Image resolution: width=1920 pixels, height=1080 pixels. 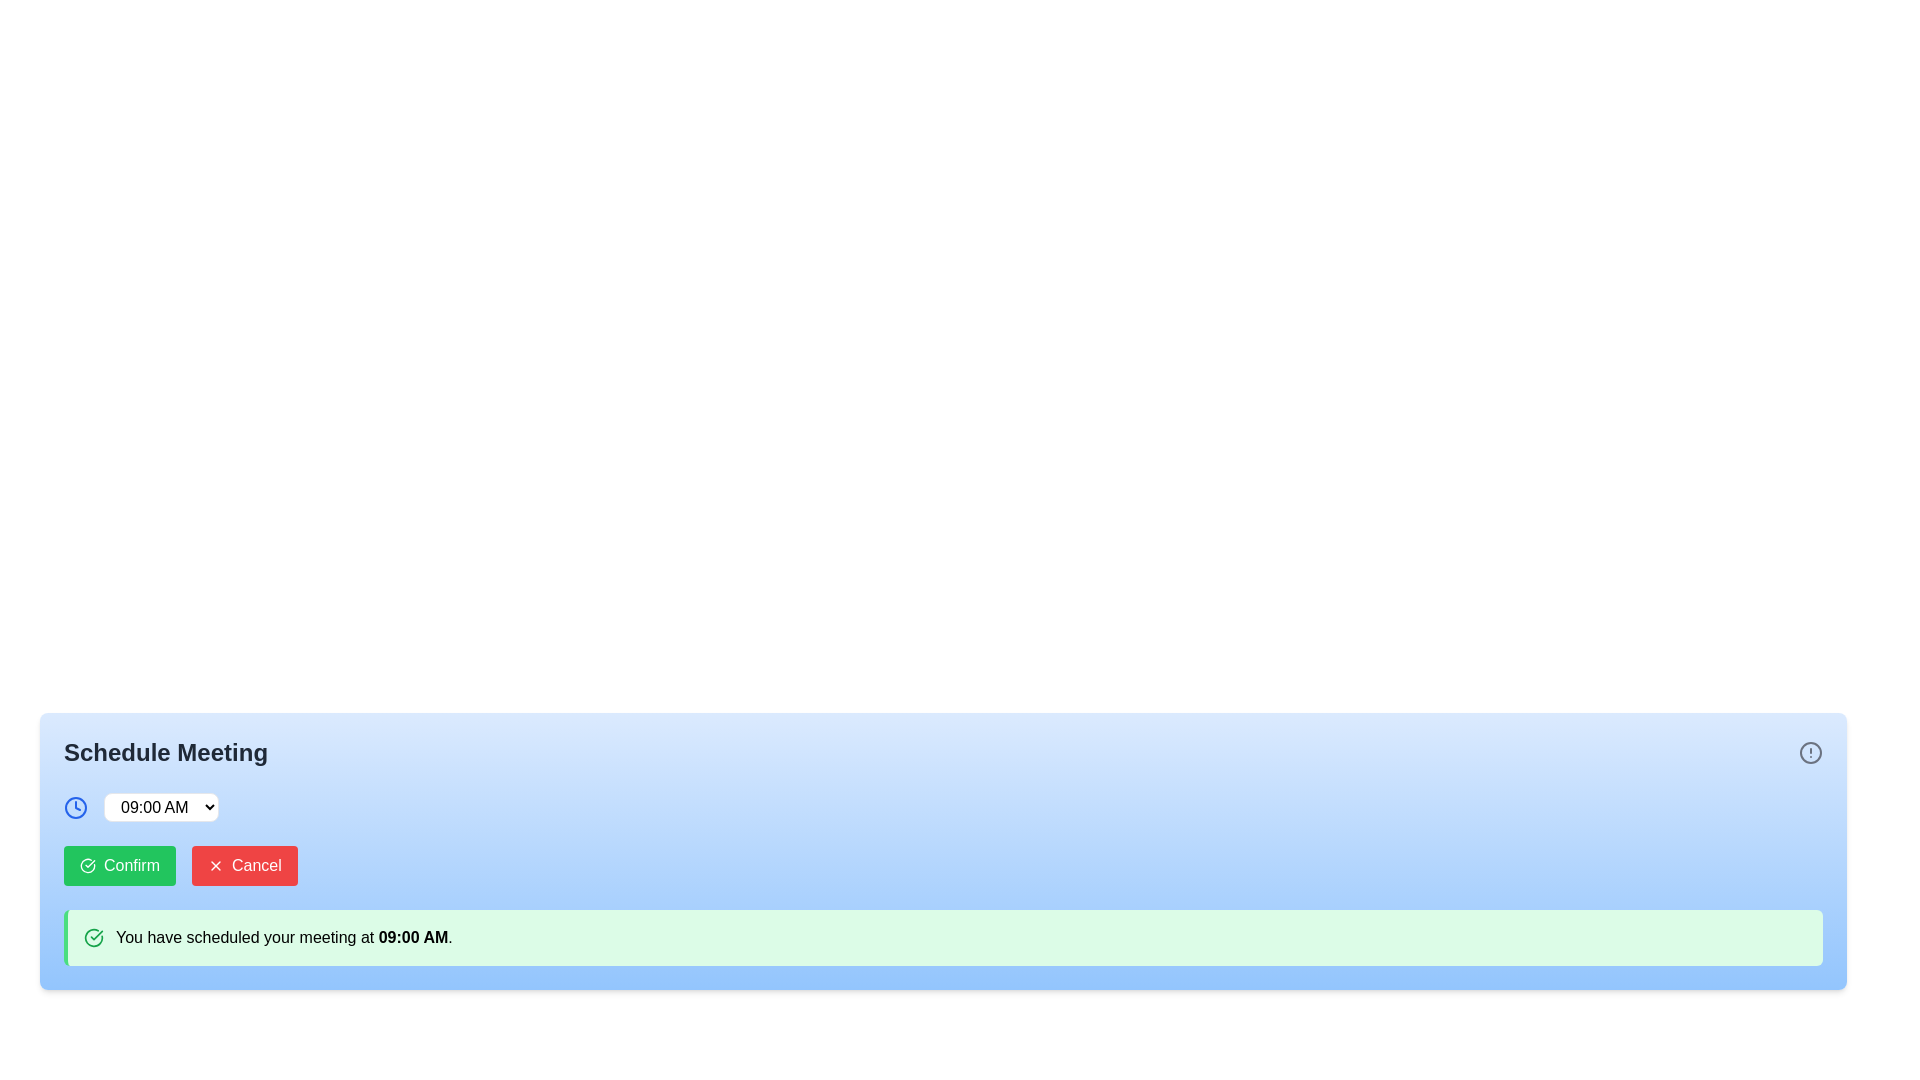 What do you see at coordinates (412, 937) in the screenshot?
I see `the text label displaying '09:00 AM', which is bold and right-justified within a green background notification section` at bounding box center [412, 937].